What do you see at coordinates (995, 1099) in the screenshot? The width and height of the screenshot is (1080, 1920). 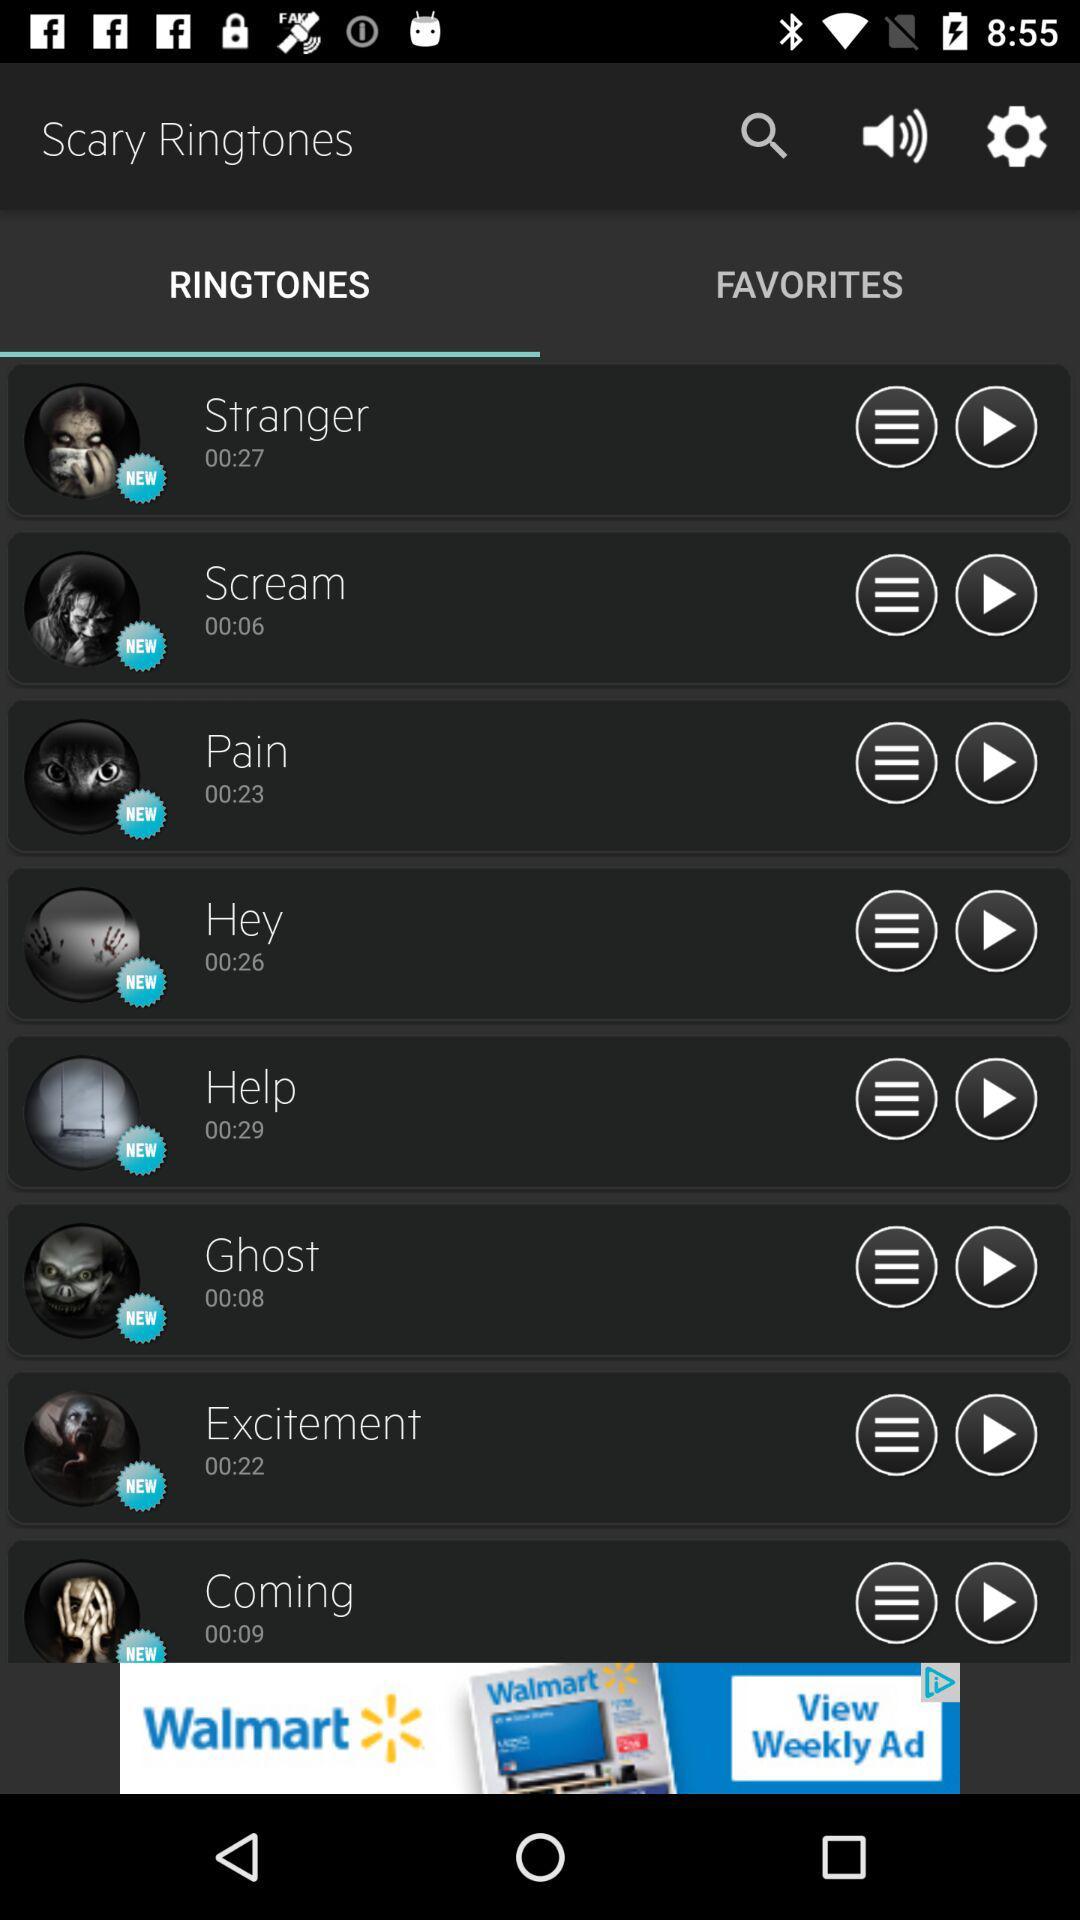 I see `ringtone option` at bounding box center [995, 1099].